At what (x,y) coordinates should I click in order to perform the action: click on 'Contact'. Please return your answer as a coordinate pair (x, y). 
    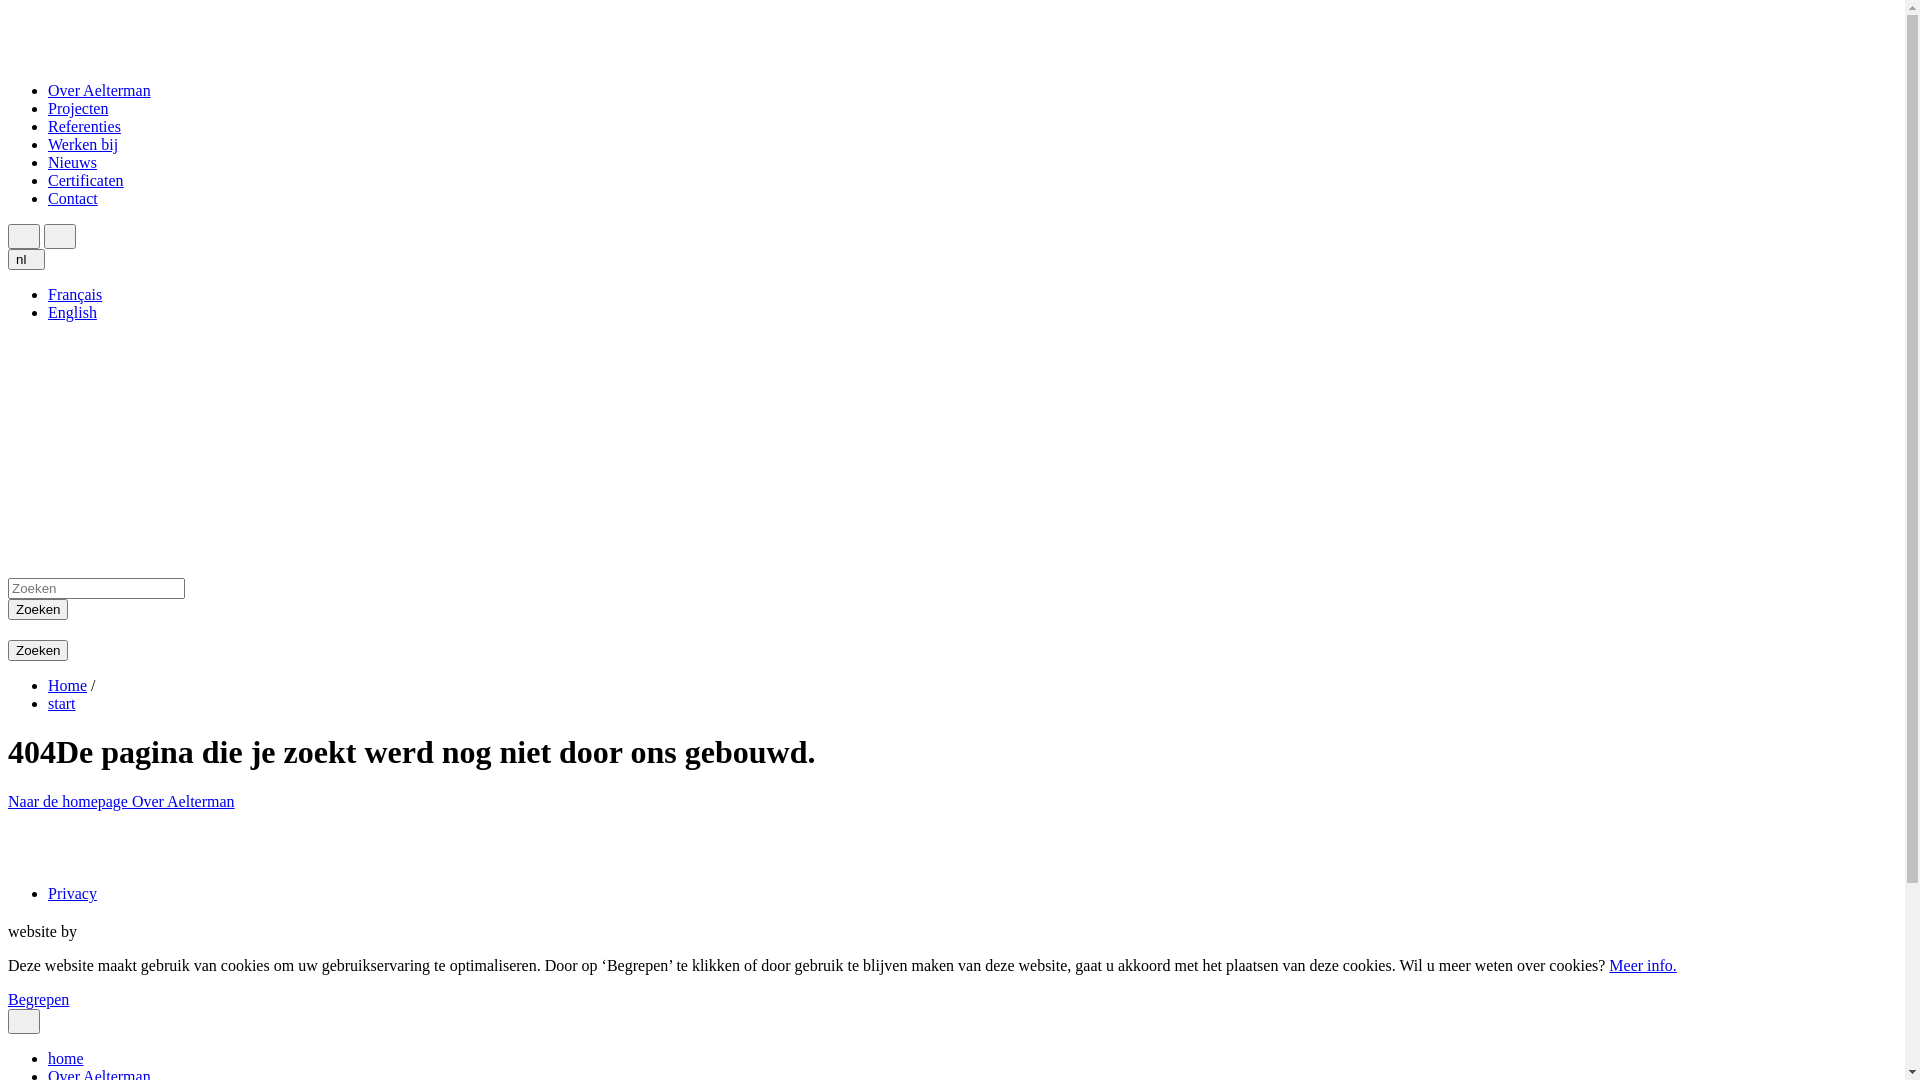
    Looking at the image, I should click on (72, 198).